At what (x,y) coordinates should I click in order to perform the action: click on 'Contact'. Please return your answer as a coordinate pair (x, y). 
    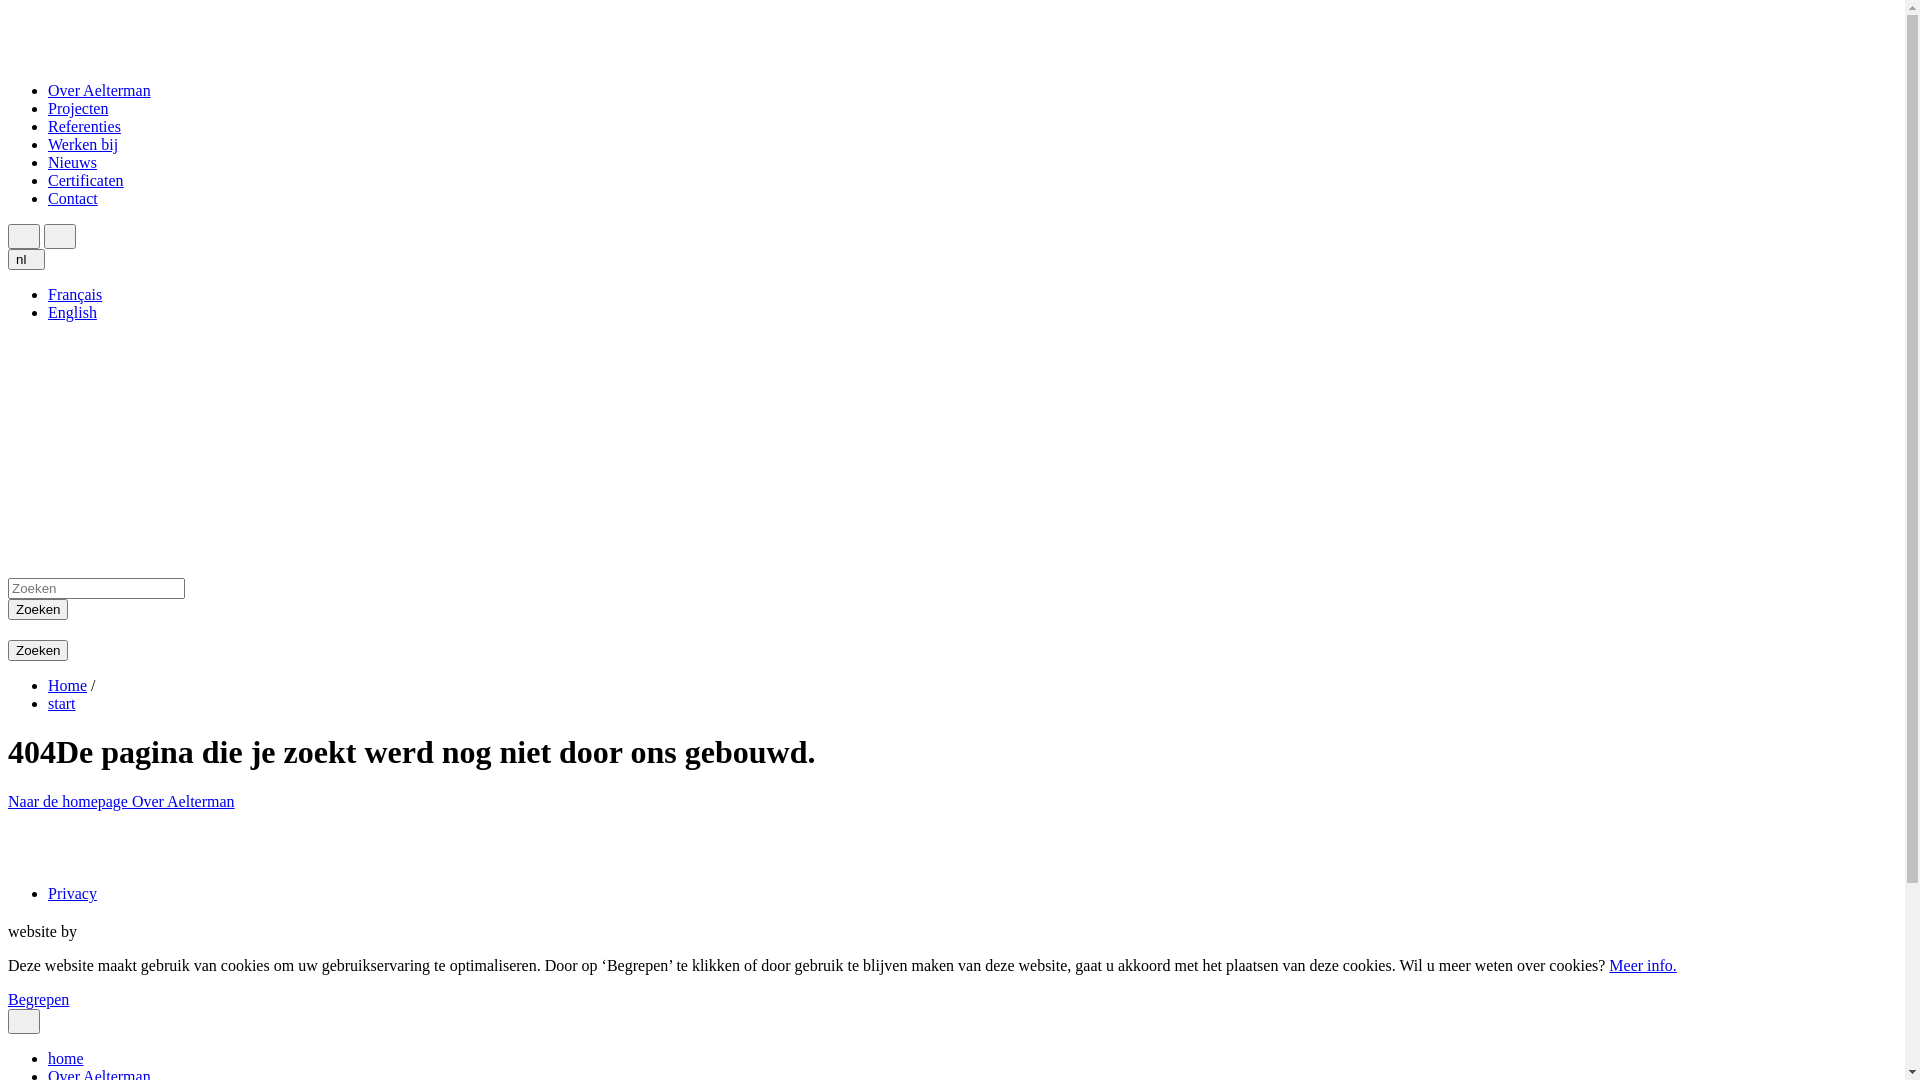
    Looking at the image, I should click on (72, 198).